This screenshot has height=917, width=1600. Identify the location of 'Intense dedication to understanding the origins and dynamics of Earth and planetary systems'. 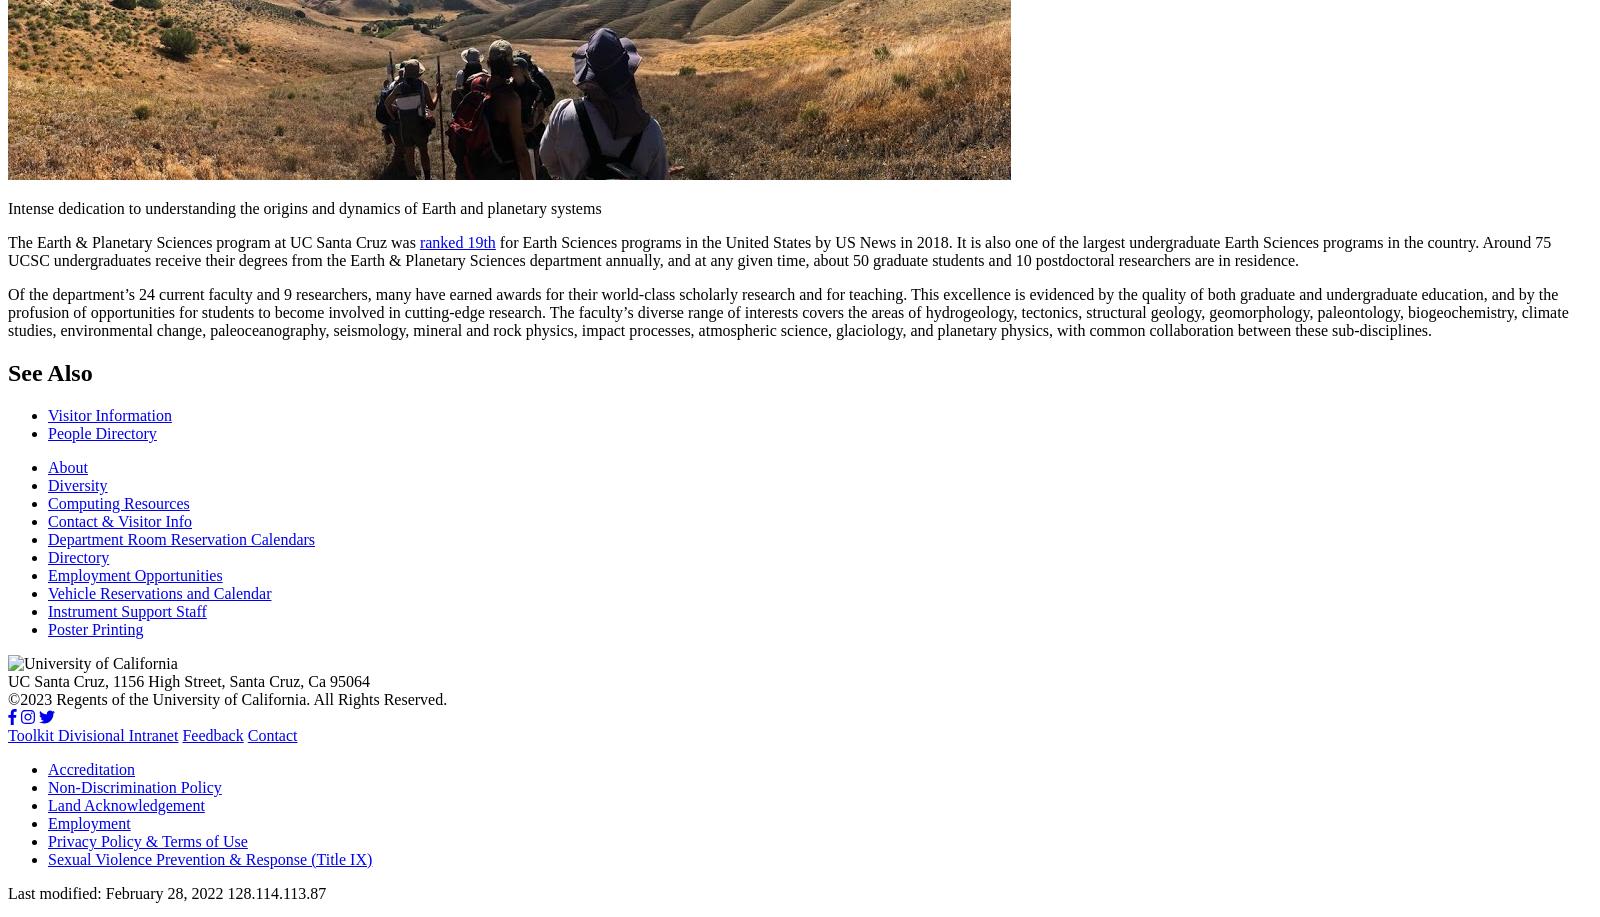
(304, 206).